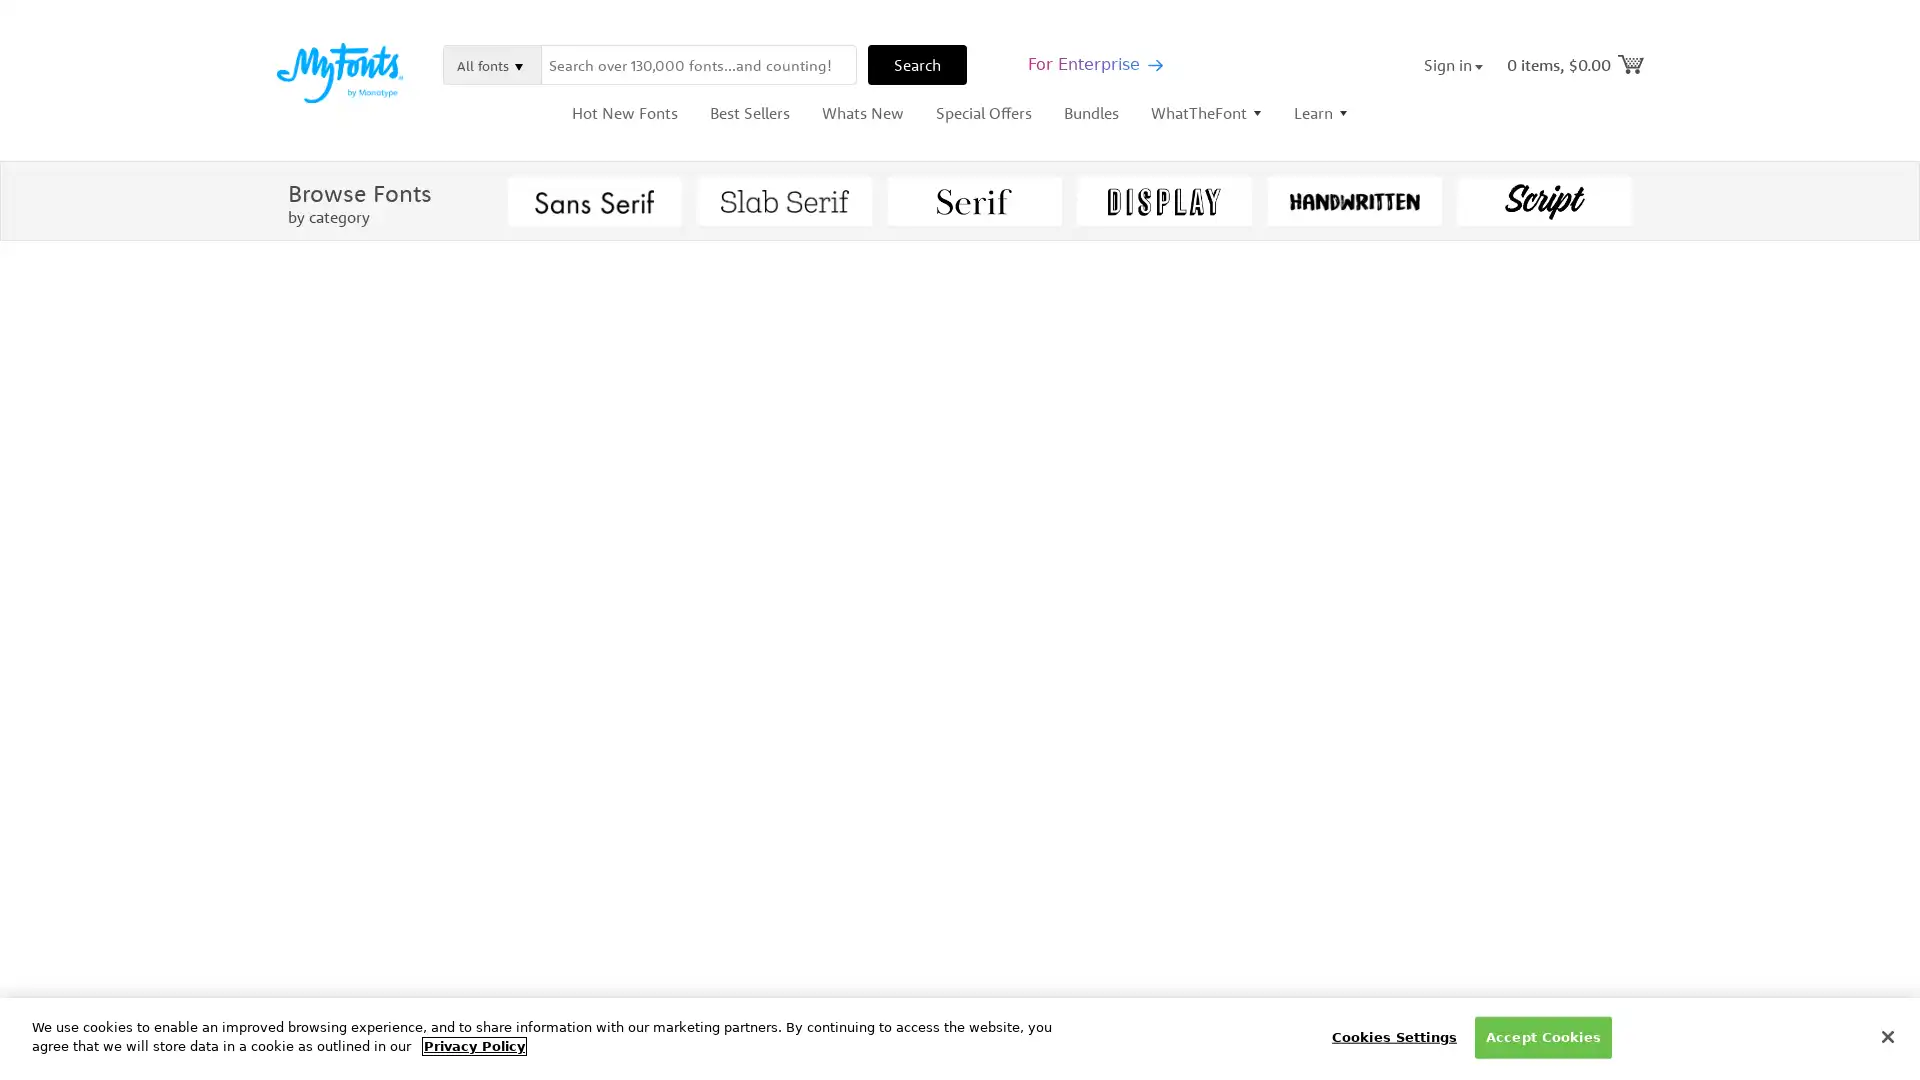  Describe the element at coordinates (1541, 1036) in the screenshot. I see `Accept Cookies` at that location.